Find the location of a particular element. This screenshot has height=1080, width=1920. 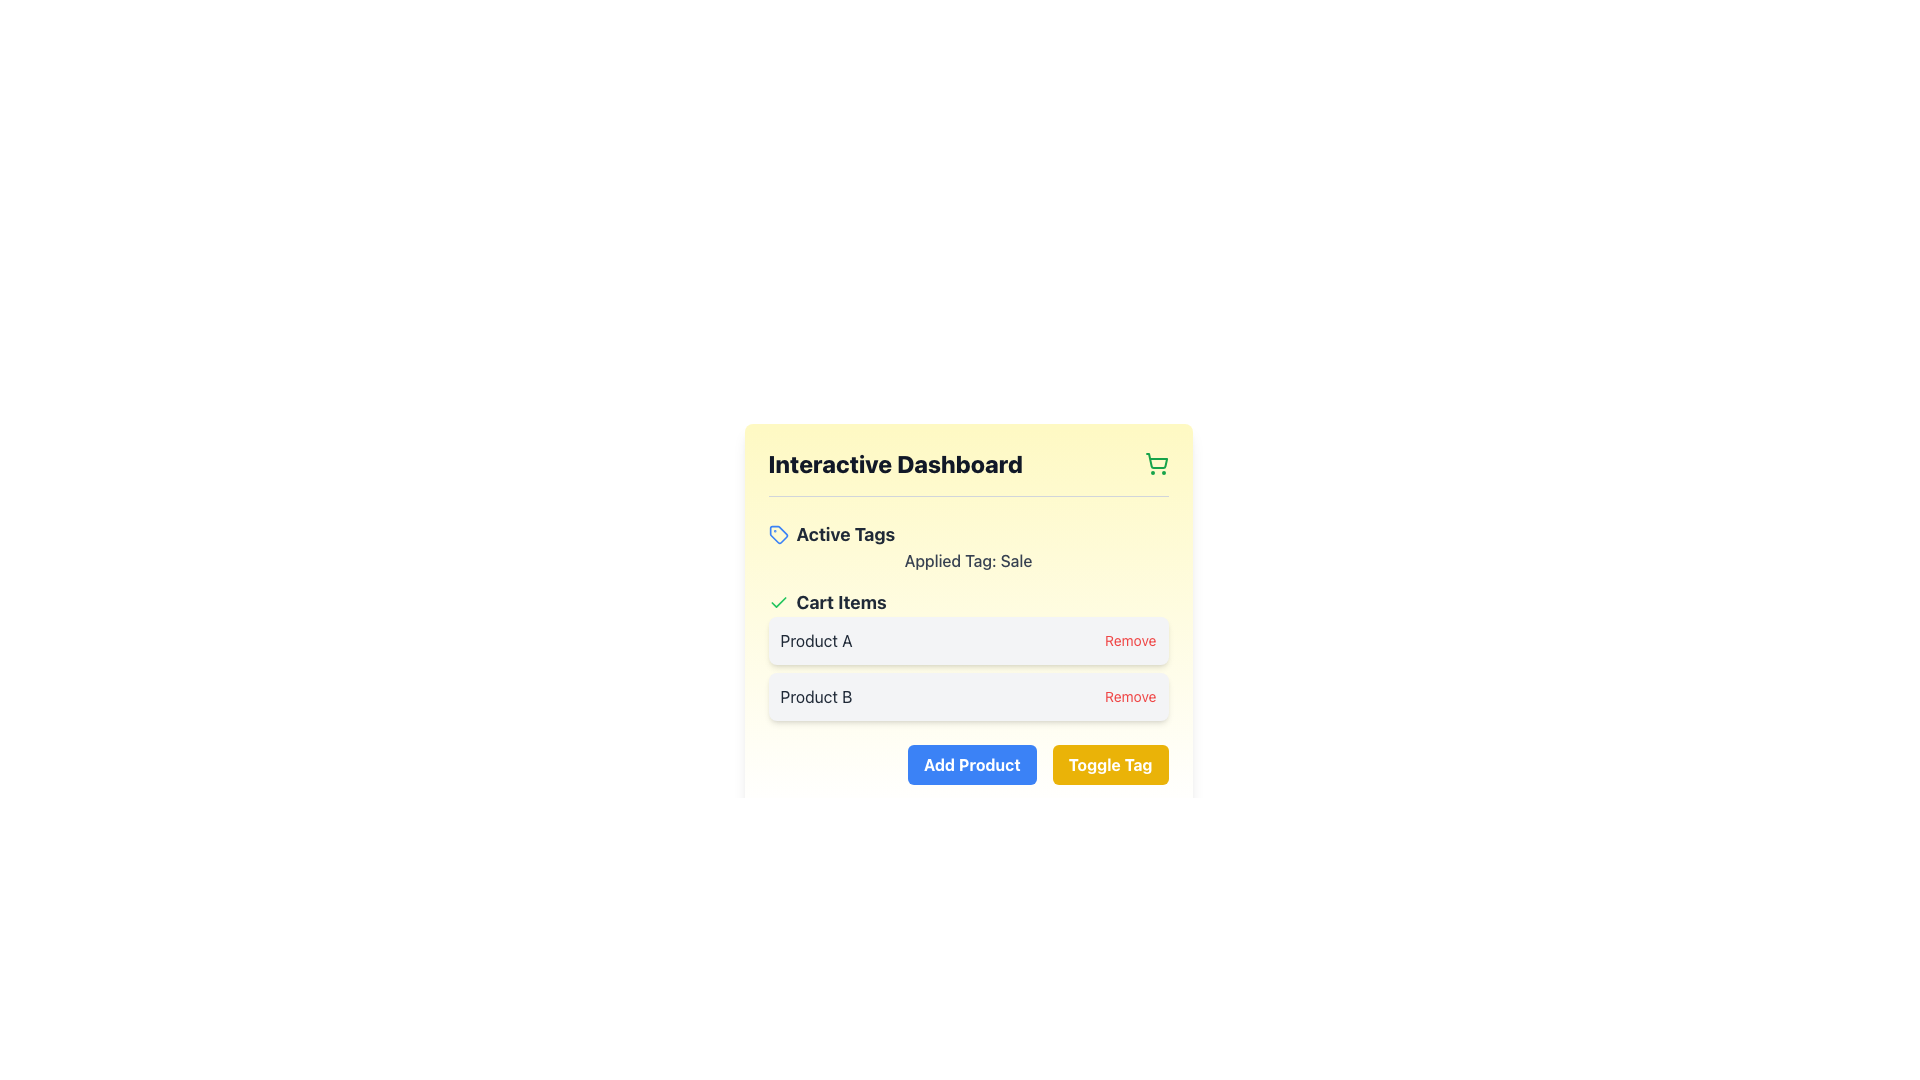

the shopping cart icon located at the top-right corner of the 'Interactive Dashboard' section is located at coordinates (1156, 463).